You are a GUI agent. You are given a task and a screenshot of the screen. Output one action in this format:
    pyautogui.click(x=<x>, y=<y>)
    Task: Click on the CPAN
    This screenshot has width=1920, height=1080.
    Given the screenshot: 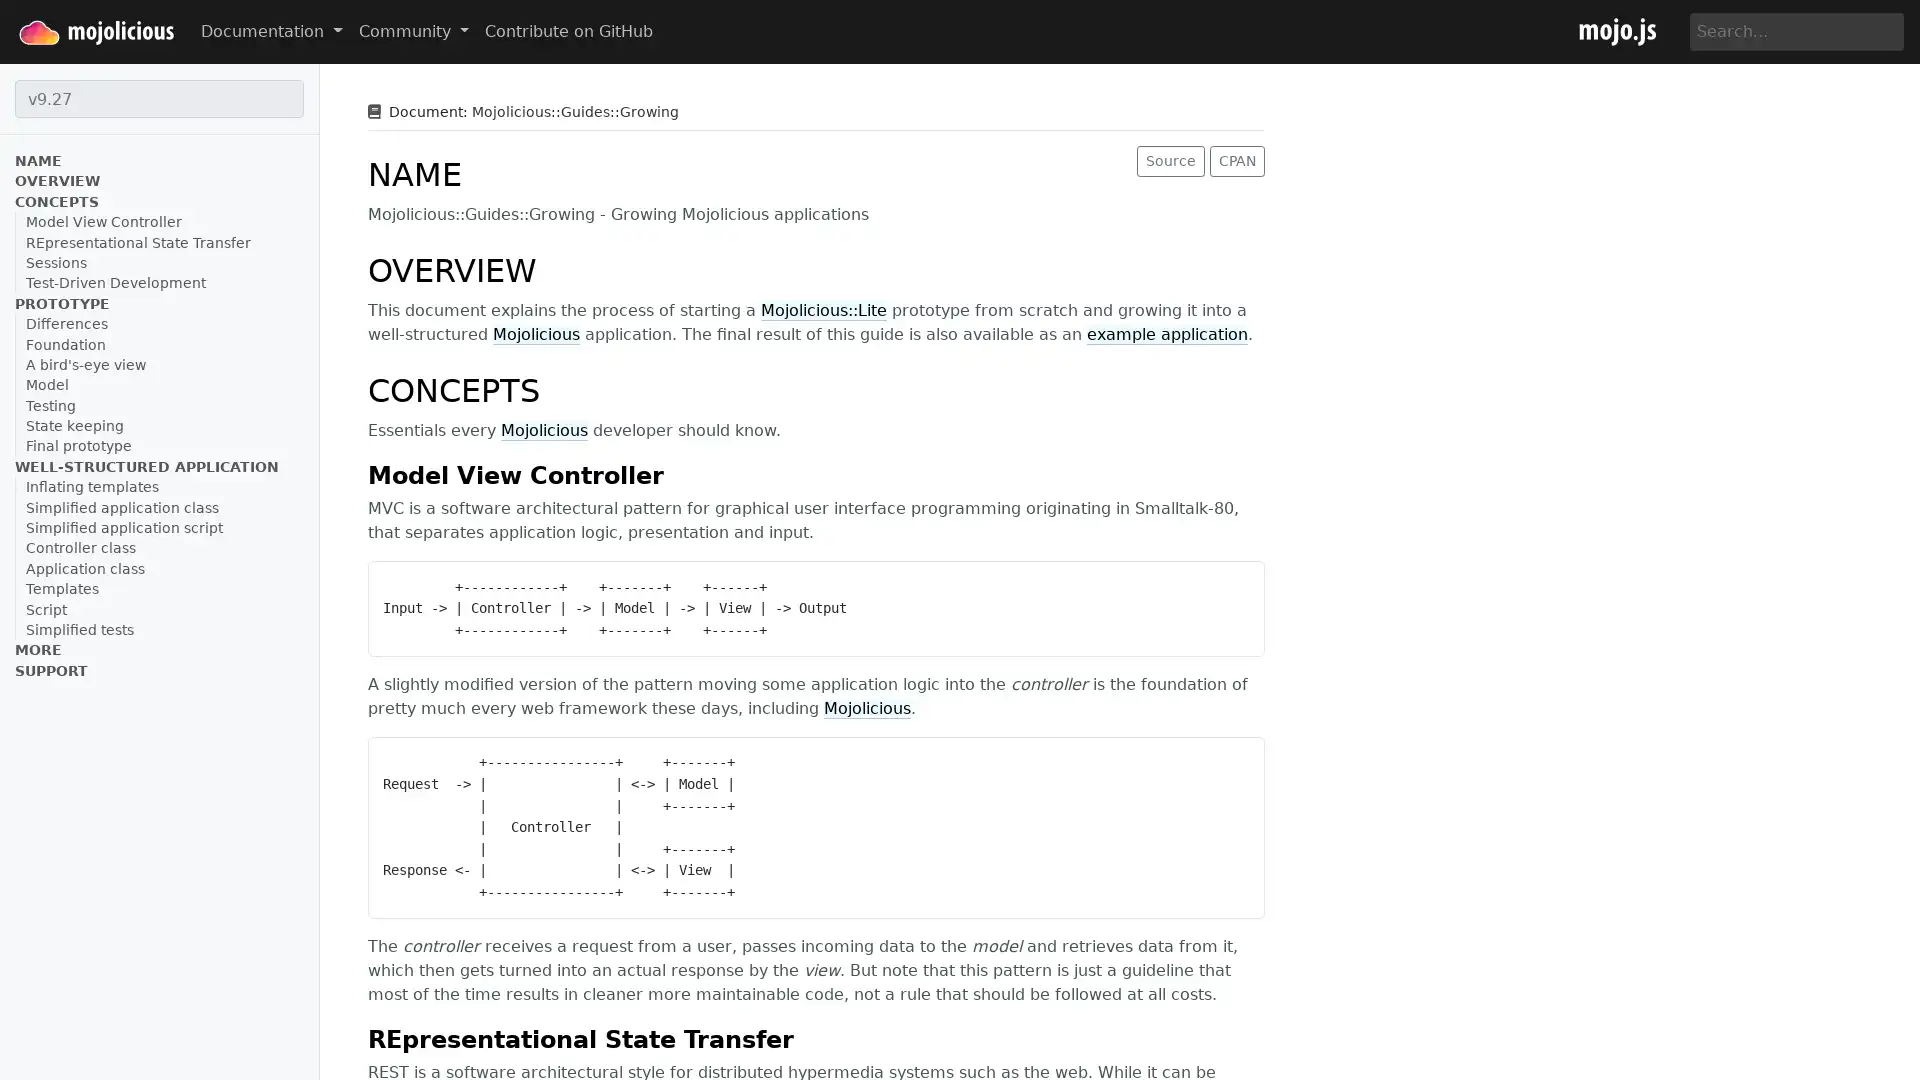 What is the action you would take?
    pyautogui.click(x=1236, y=159)
    